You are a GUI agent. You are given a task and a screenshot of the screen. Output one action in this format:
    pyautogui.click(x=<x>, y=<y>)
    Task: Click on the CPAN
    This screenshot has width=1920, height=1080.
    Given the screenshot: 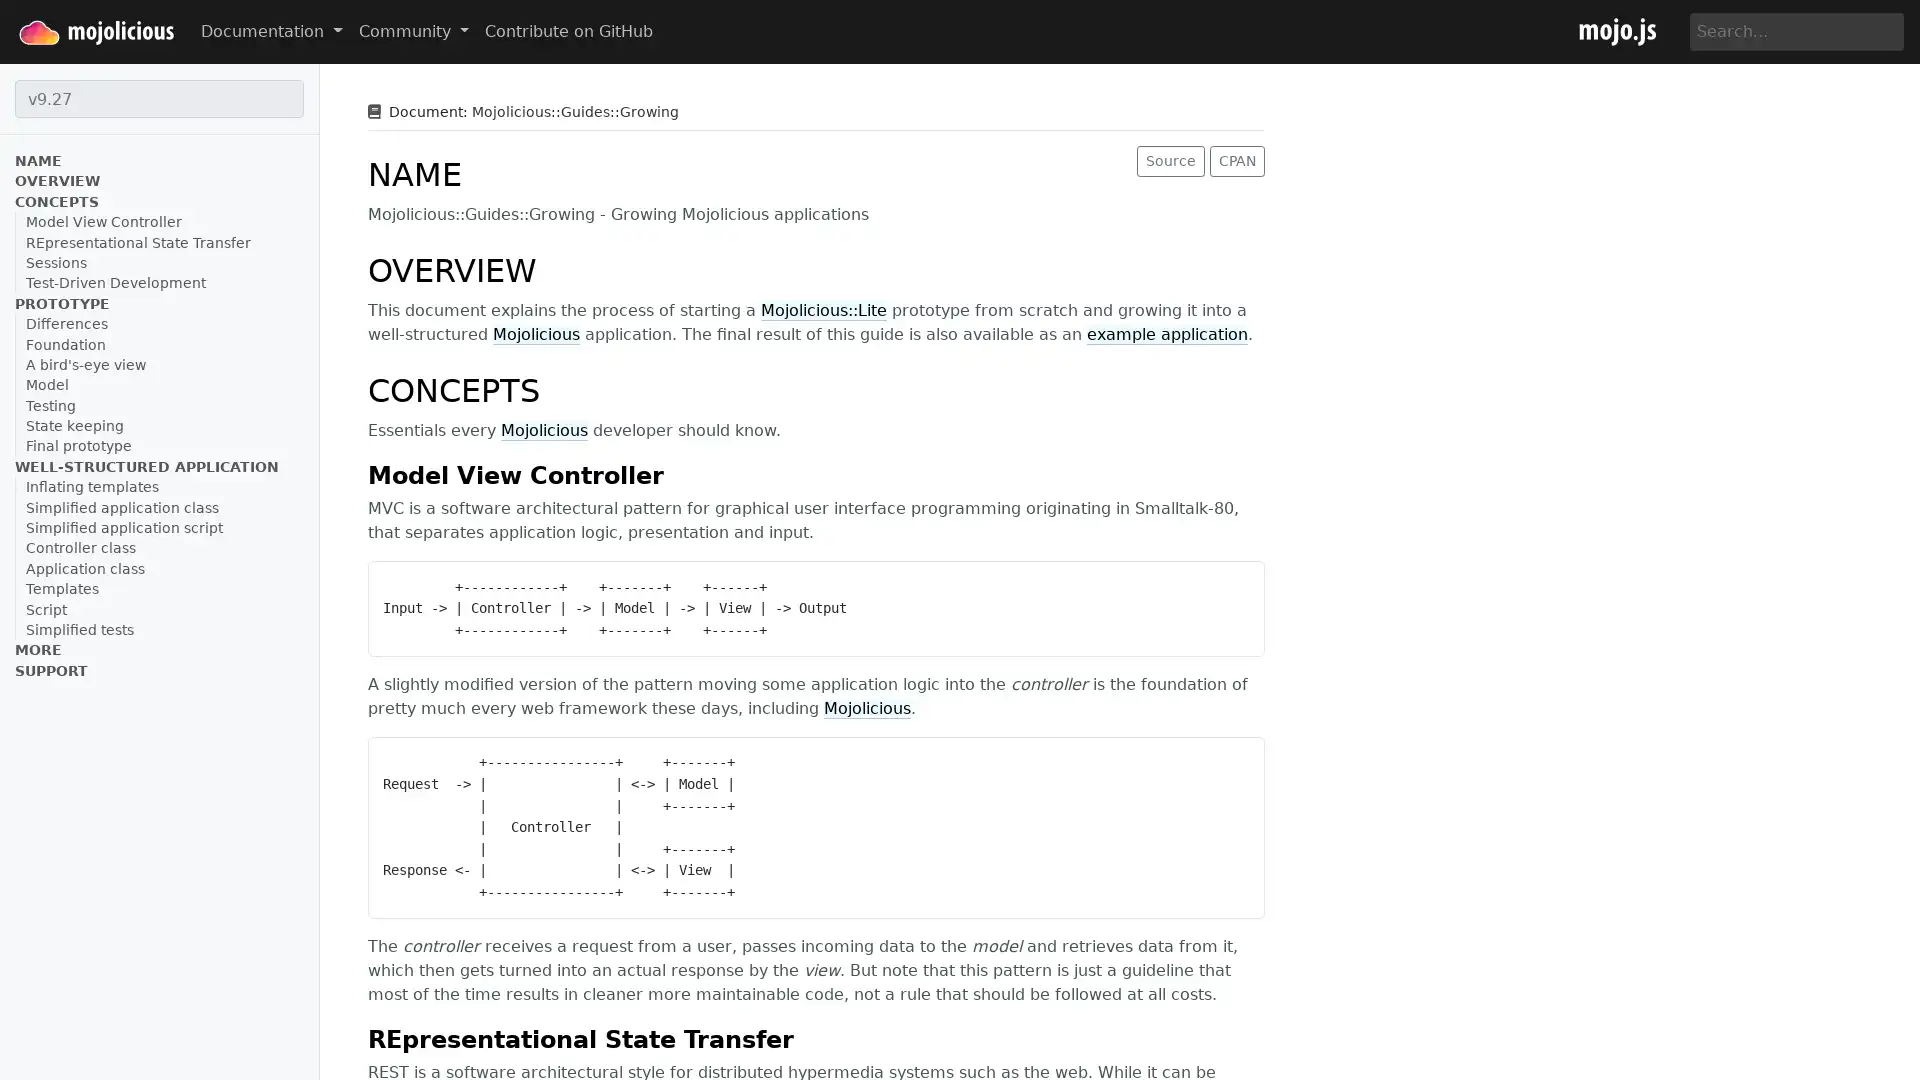 What is the action you would take?
    pyautogui.click(x=1236, y=159)
    